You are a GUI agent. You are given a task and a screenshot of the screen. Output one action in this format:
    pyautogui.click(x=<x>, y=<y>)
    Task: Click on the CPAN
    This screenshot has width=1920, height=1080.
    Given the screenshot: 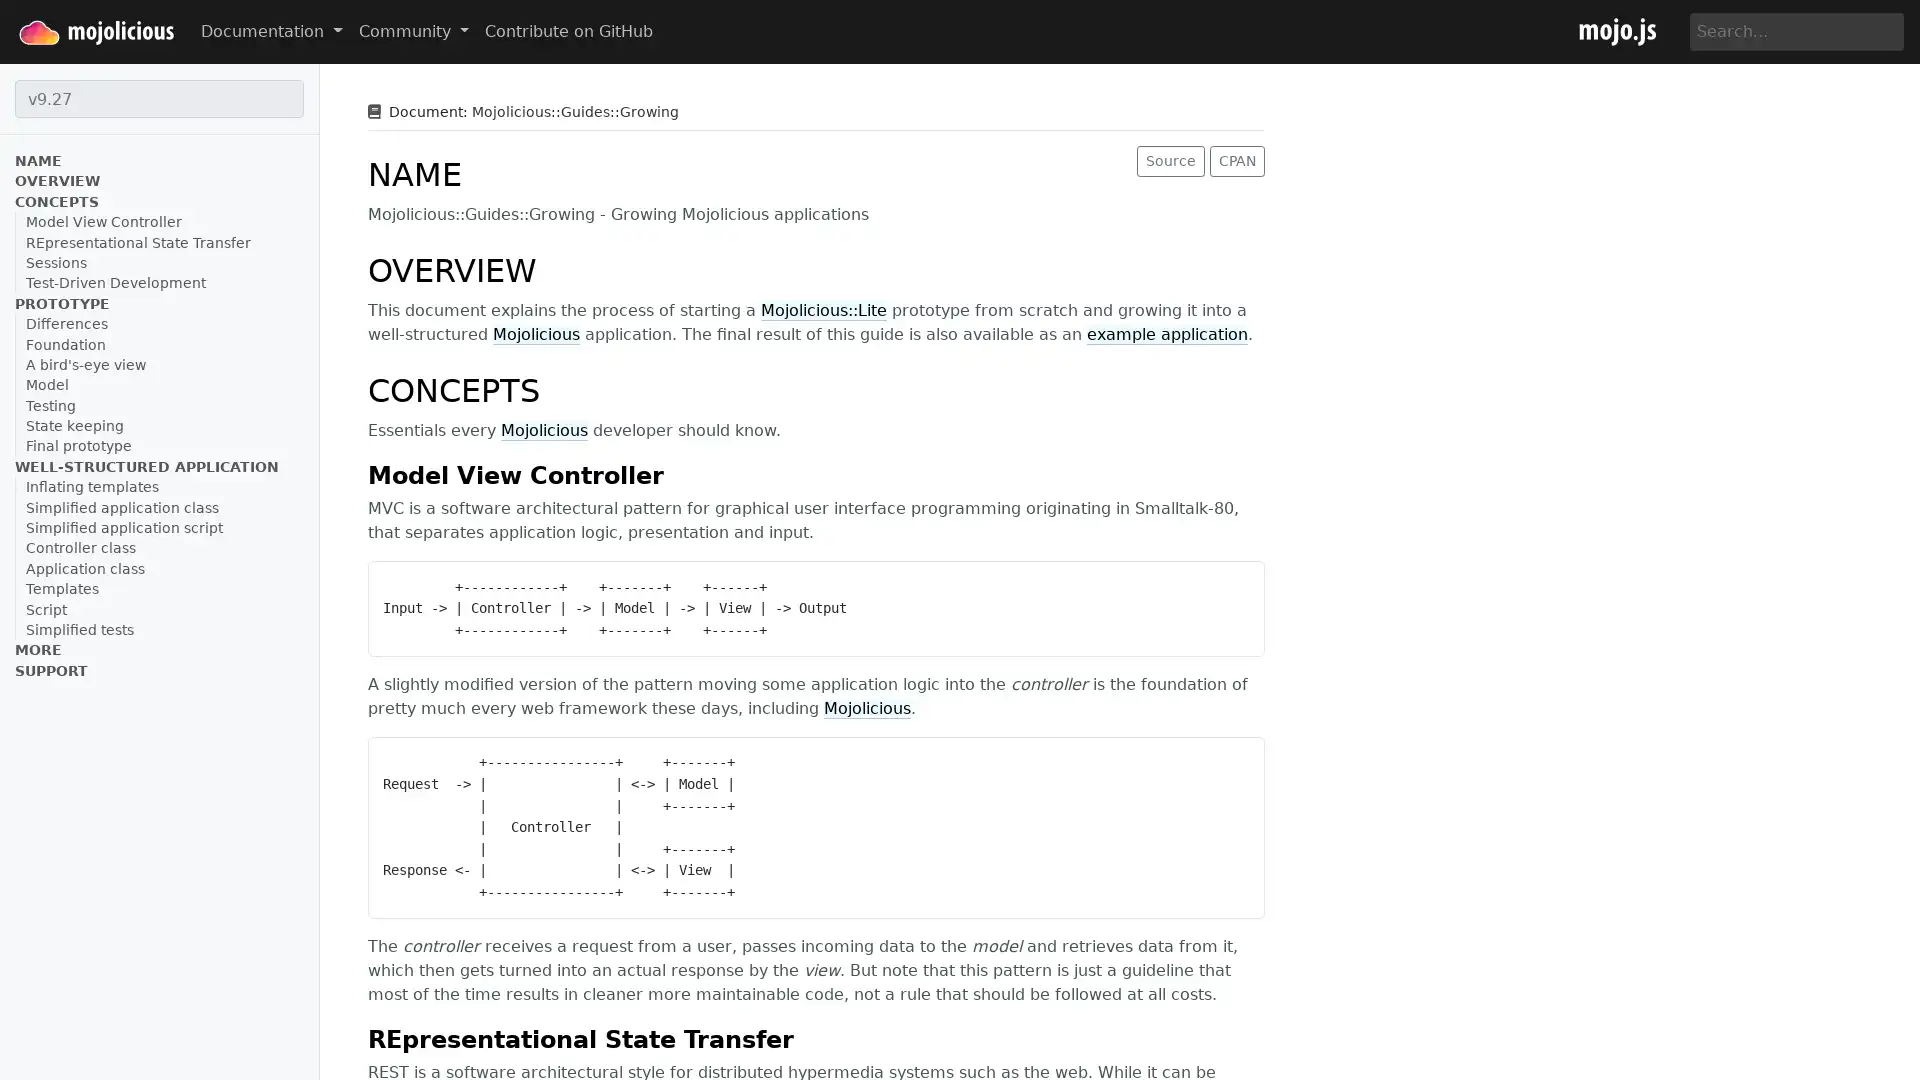 What is the action you would take?
    pyautogui.click(x=1236, y=159)
    